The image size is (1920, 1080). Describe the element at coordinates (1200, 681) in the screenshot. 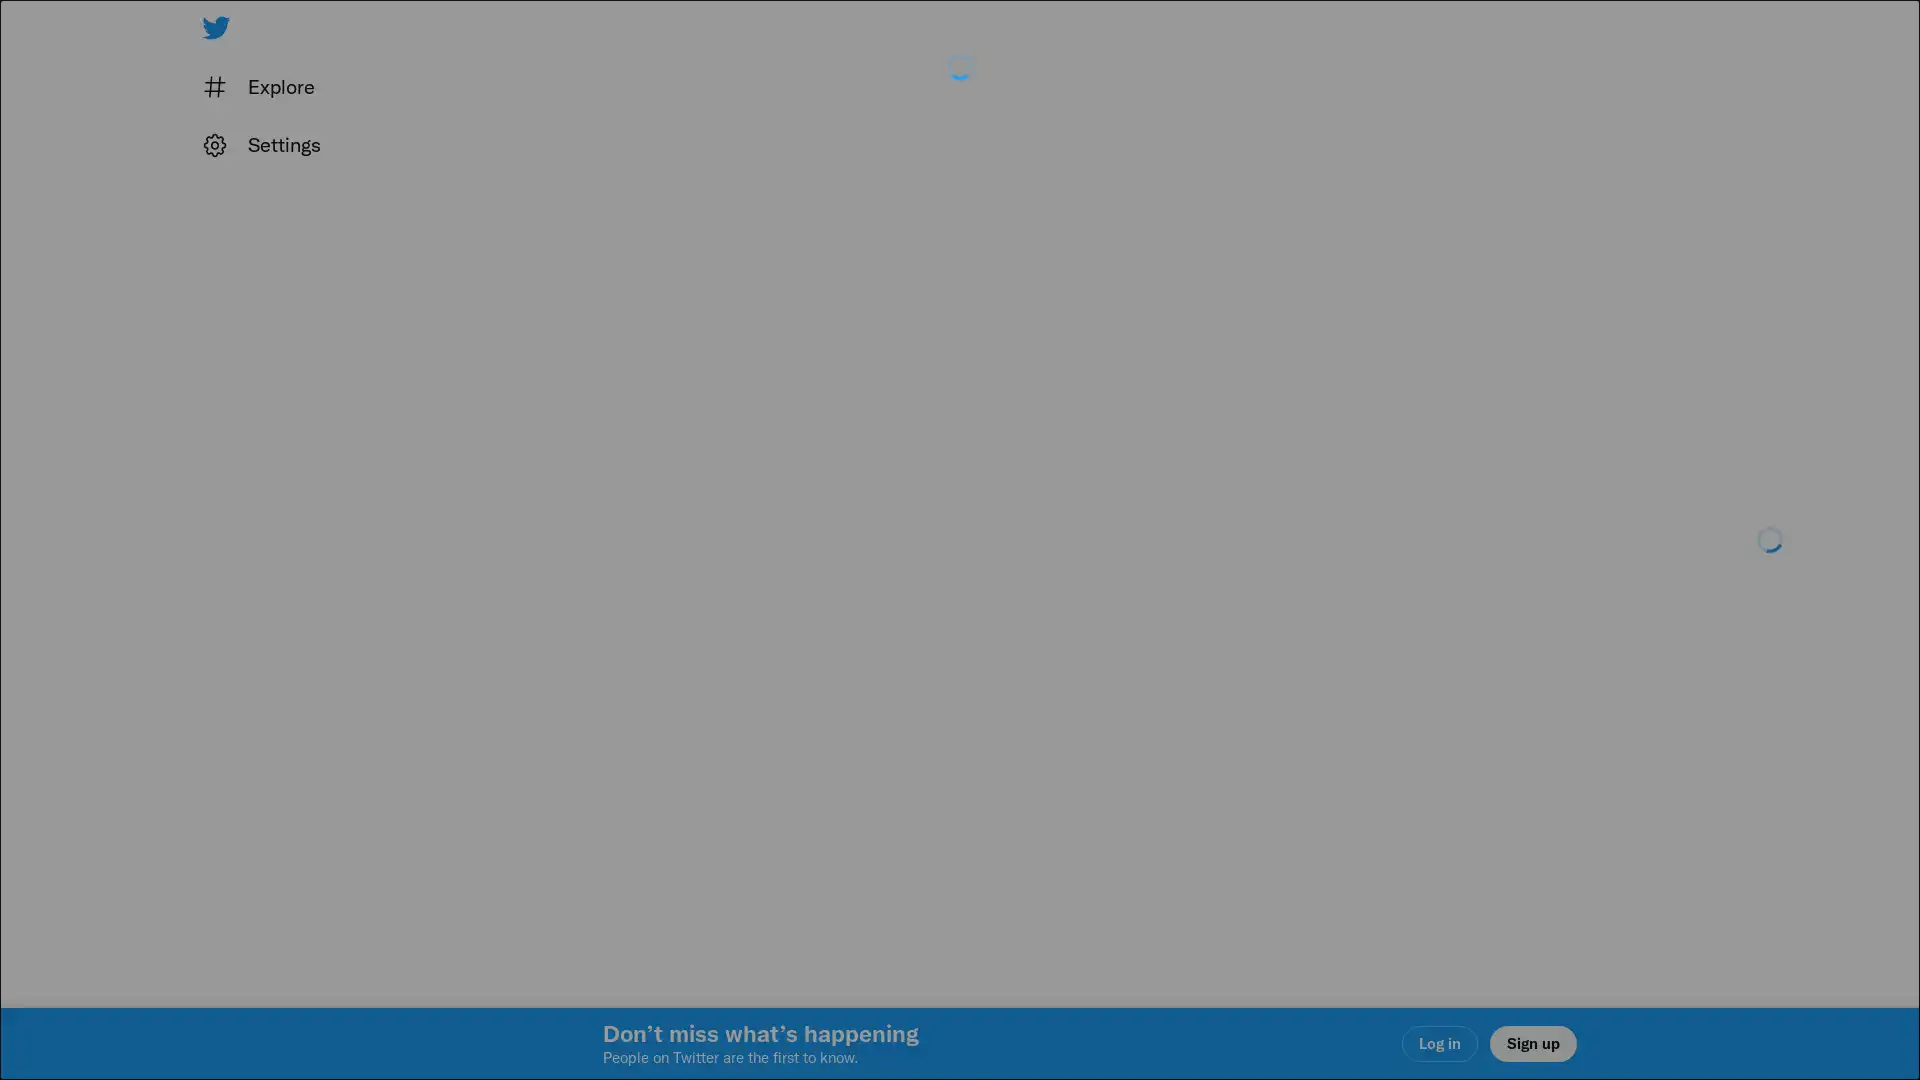

I see `Log in` at that location.